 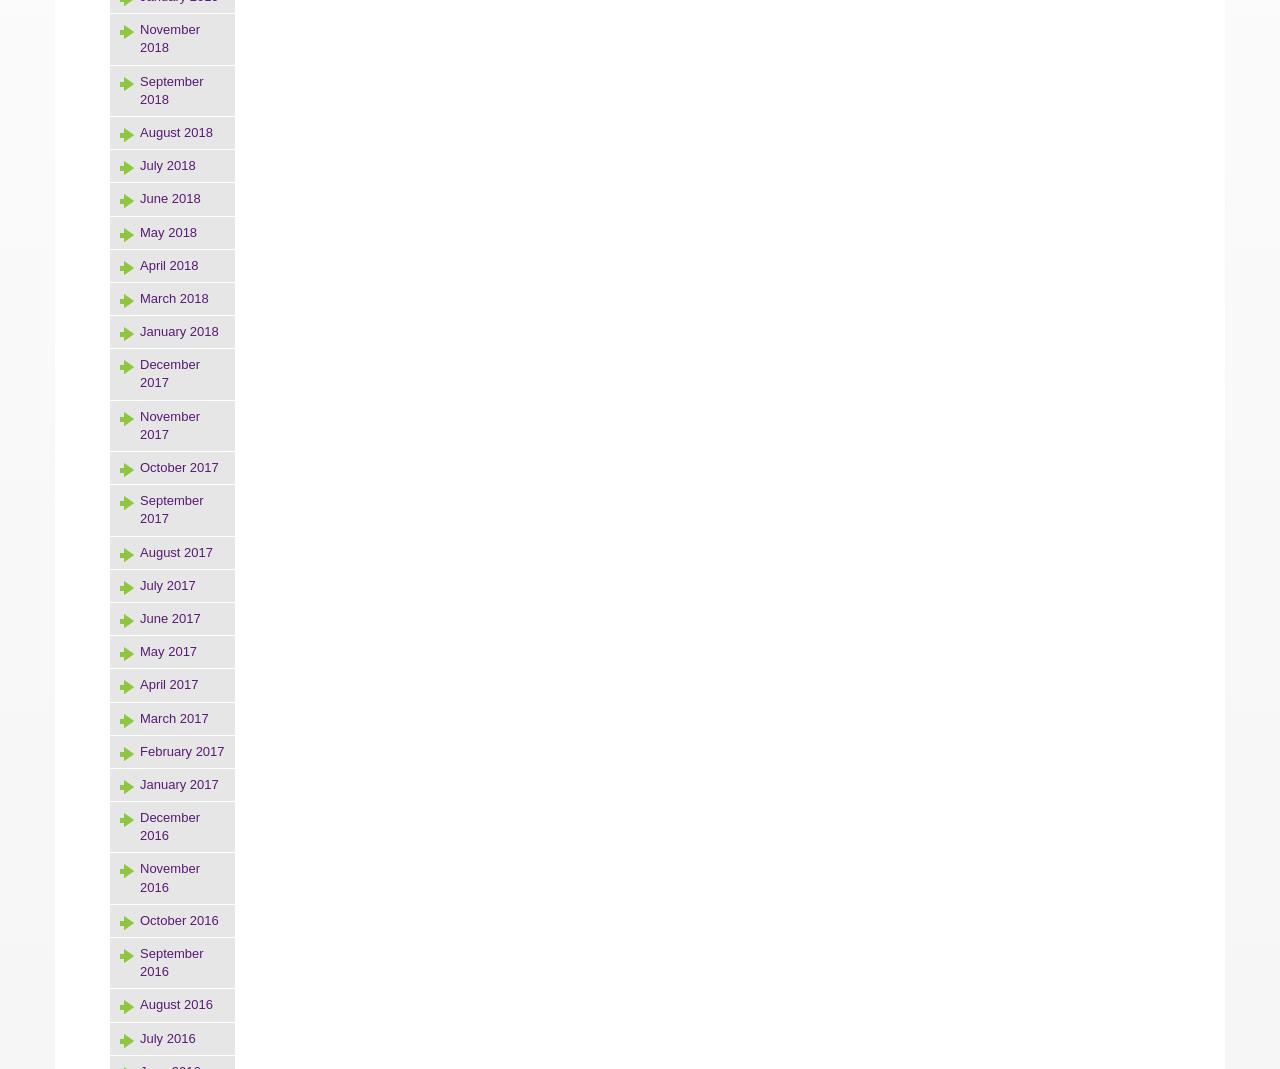 What do you see at coordinates (139, 508) in the screenshot?
I see `'September 2017'` at bounding box center [139, 508].